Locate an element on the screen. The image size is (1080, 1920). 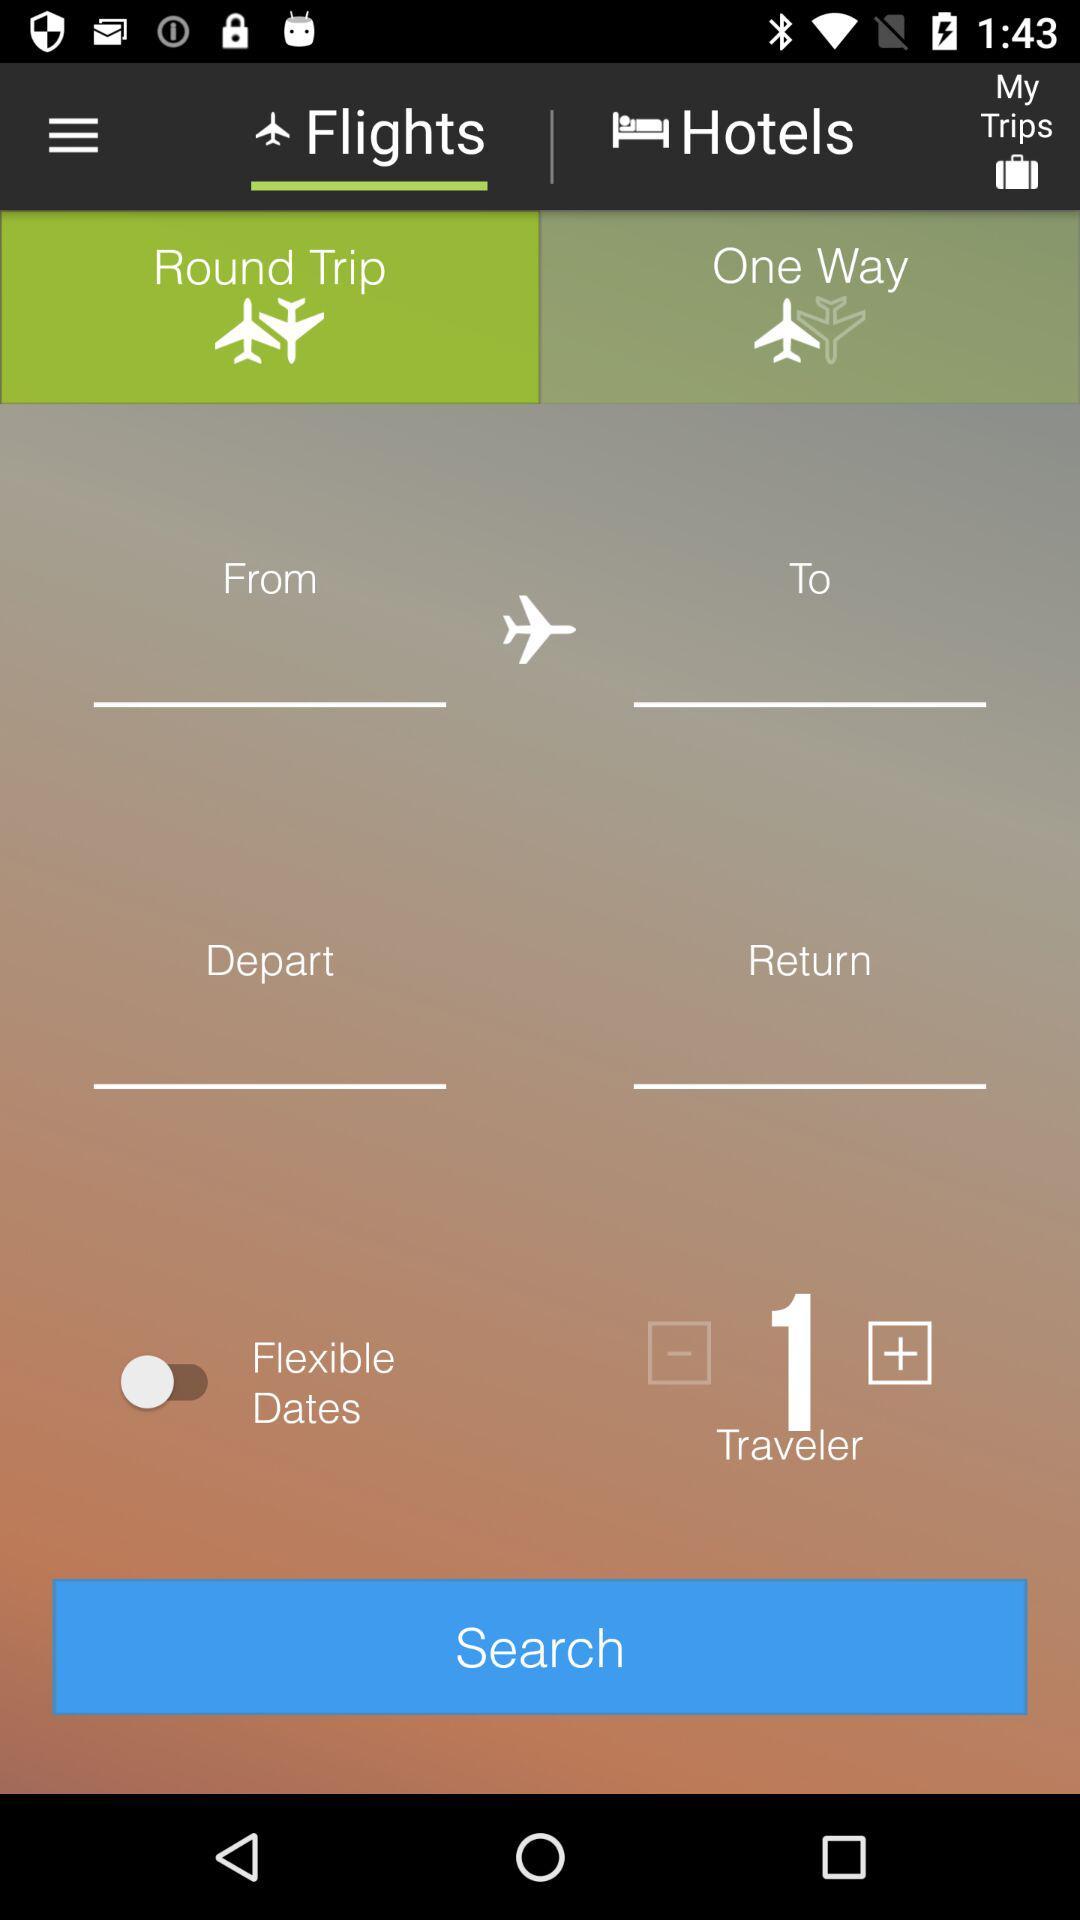
the add icon is located at coordinates (898, 1353).